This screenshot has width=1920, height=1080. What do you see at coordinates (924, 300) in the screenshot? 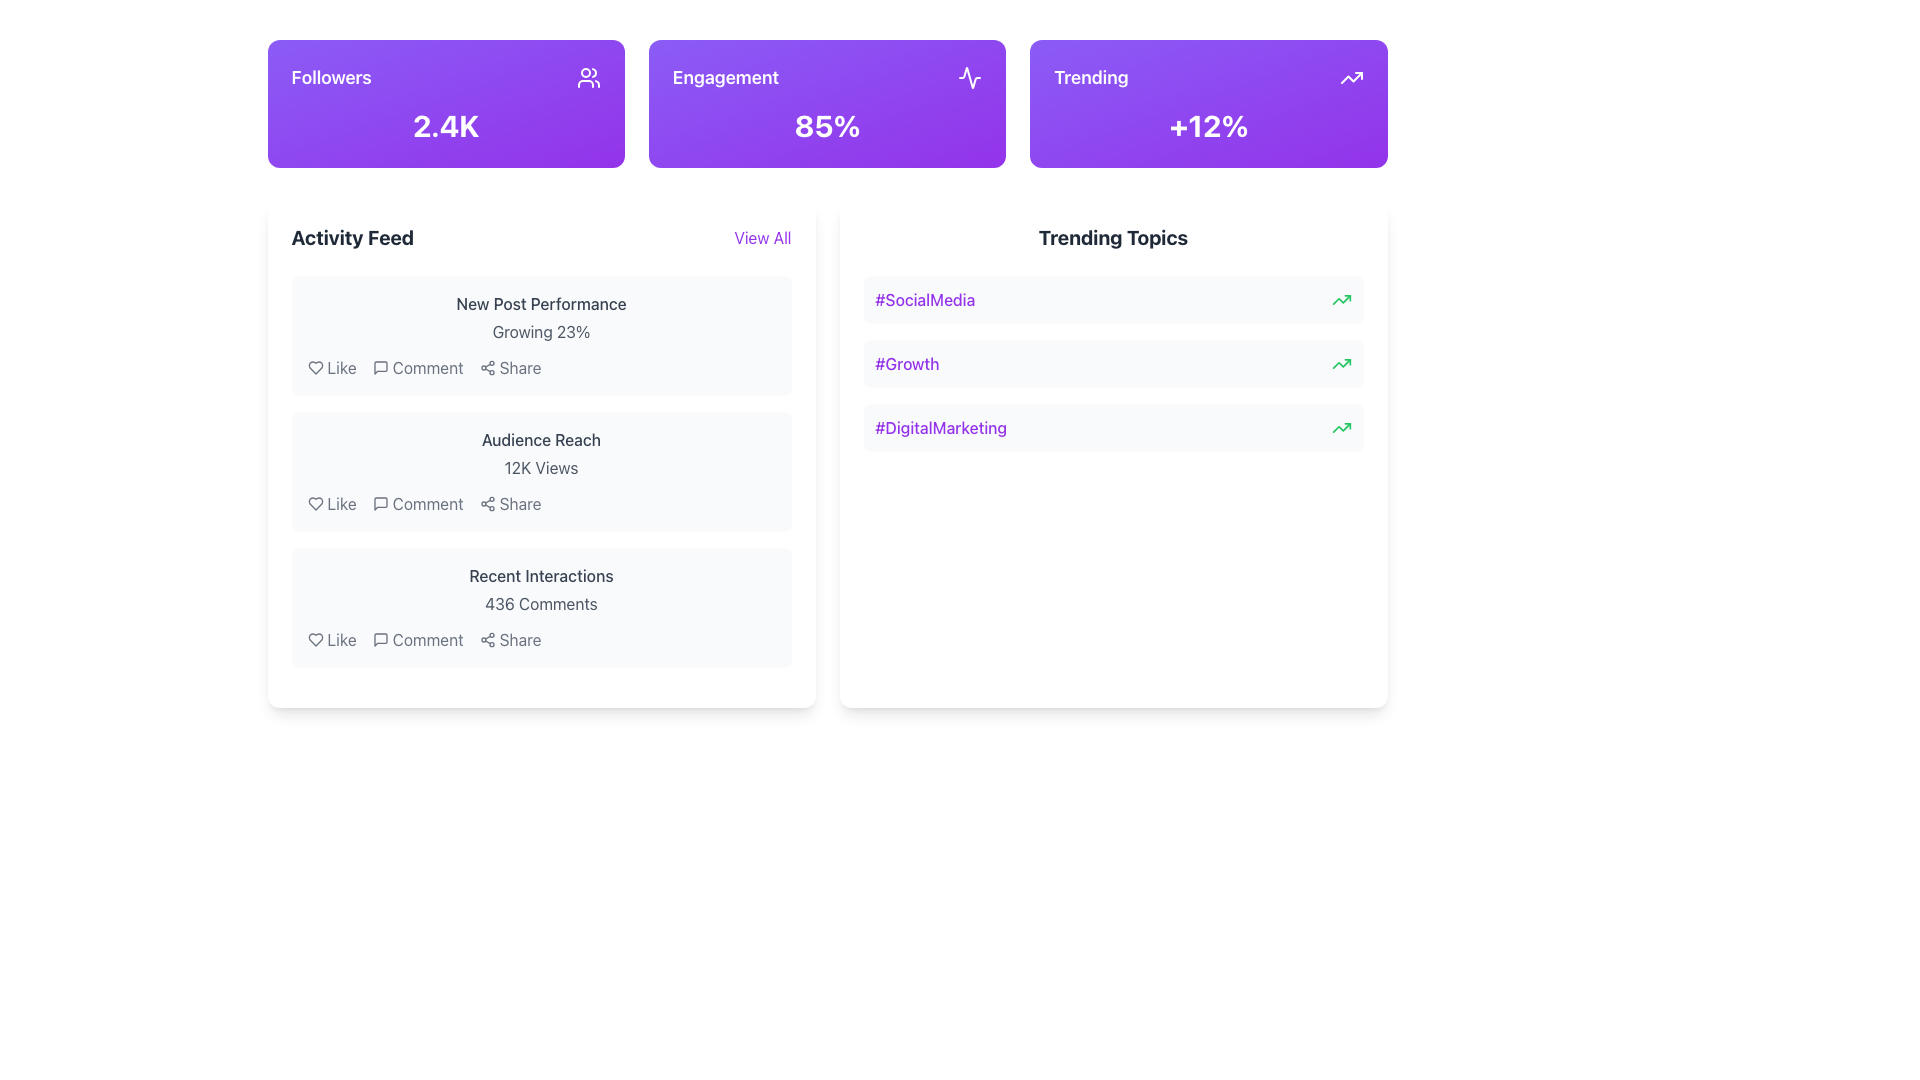
I see `the '#SocialMedia' text label in the 'Trending Topics' section` at bounding box center [924, 300].